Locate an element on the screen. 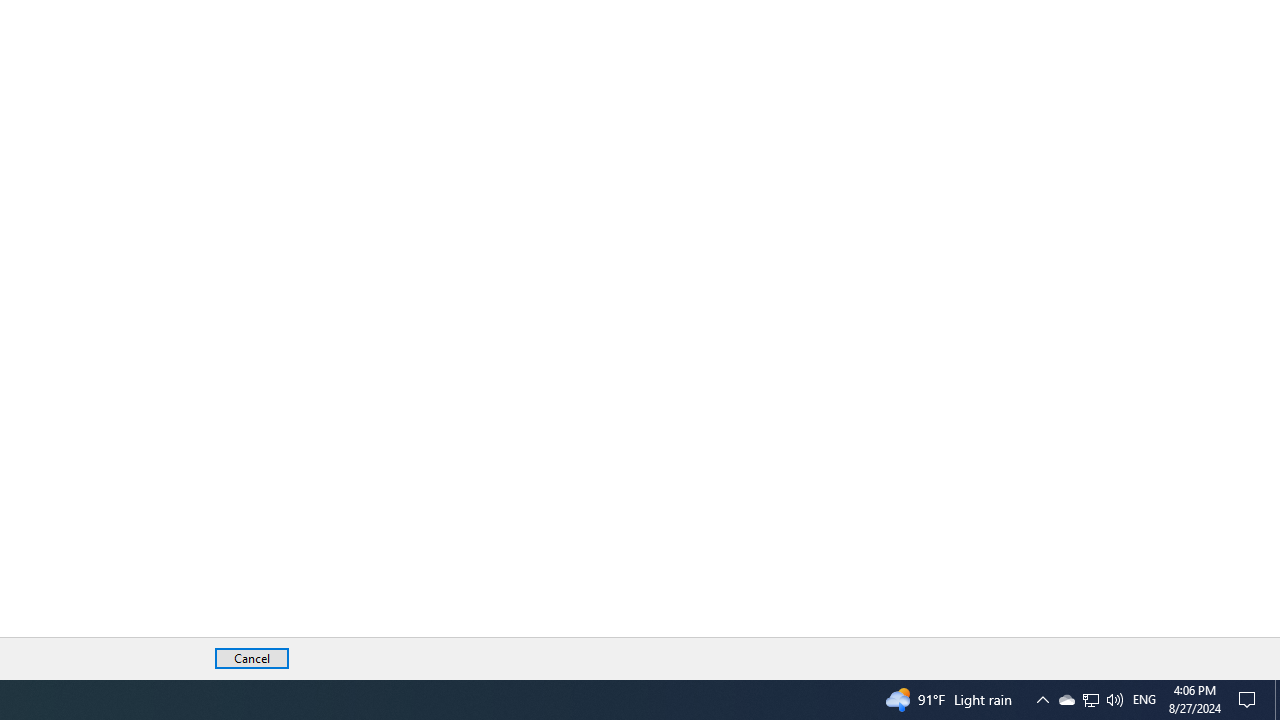 The width and height of the screenshot is (1280, 720). 'User Promoted Notification Area' is located at coordinates (1041, 698).